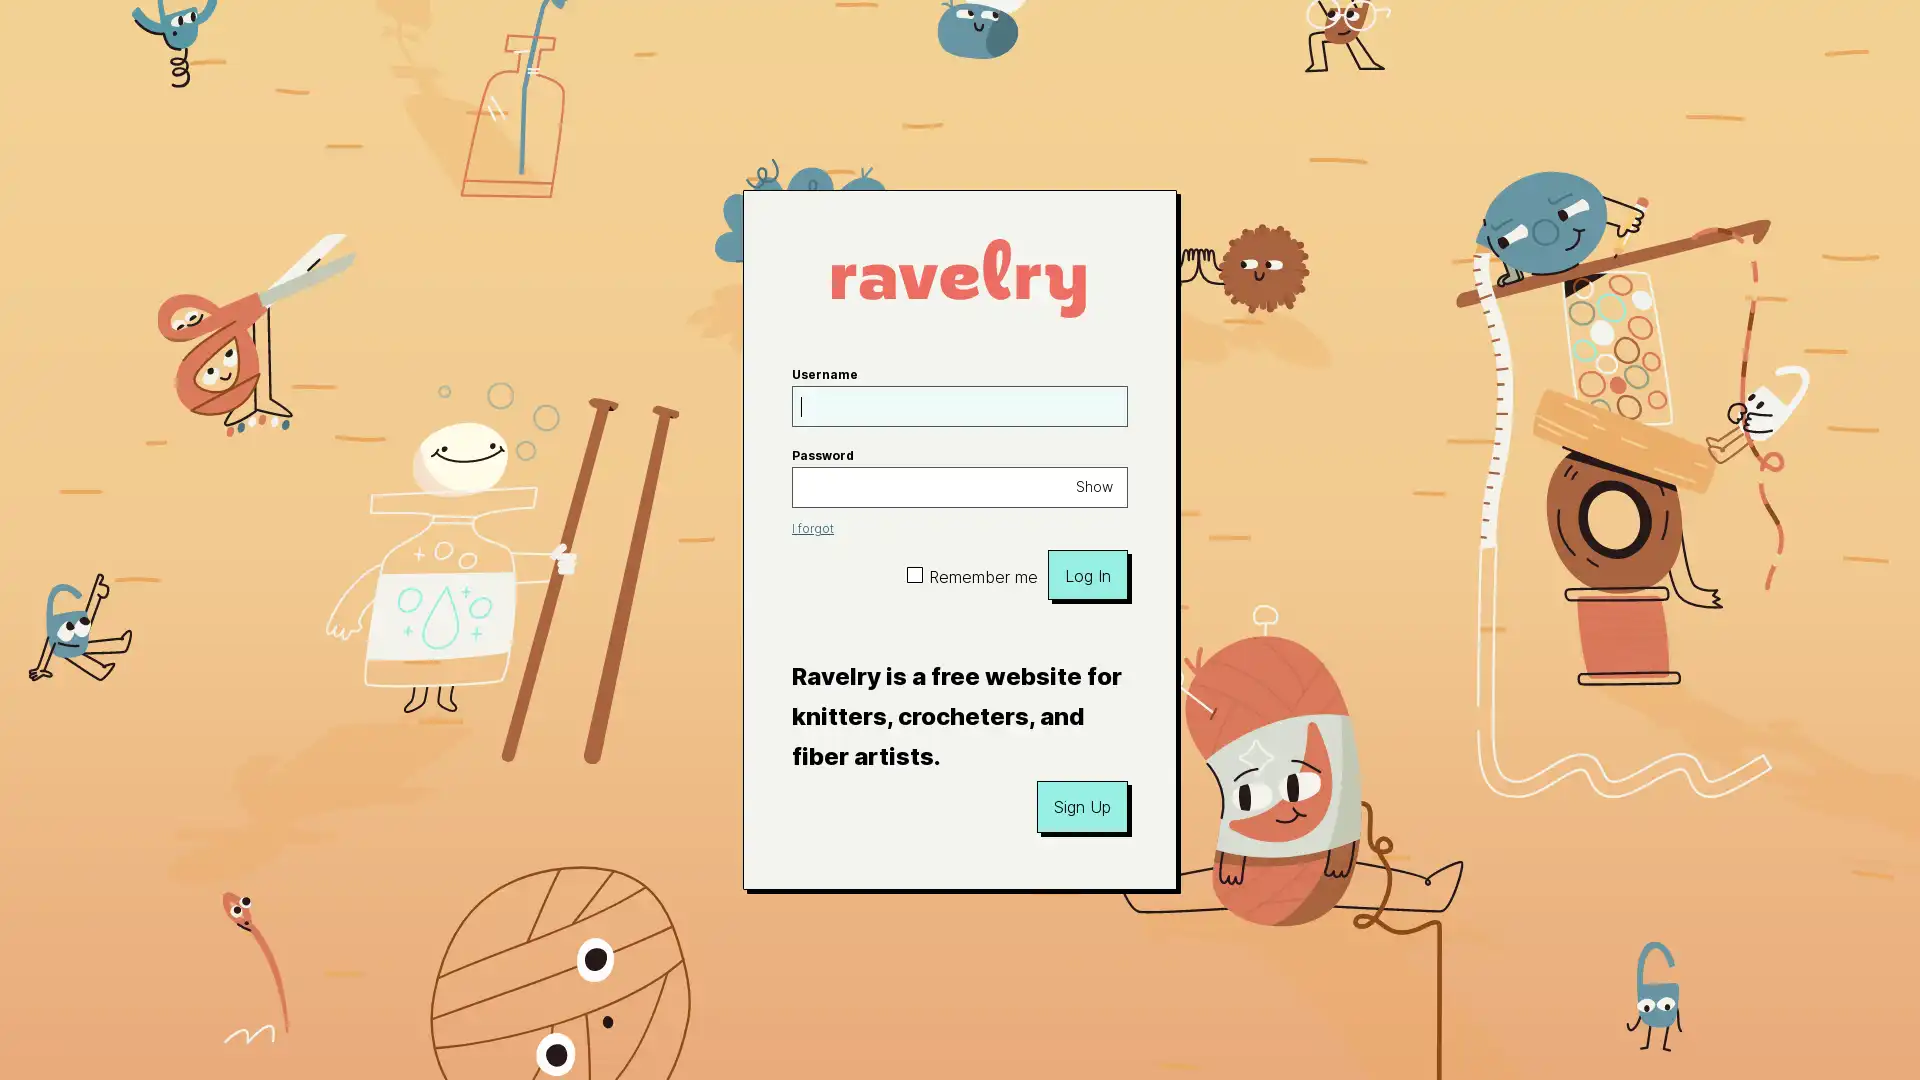 This screenshot has width=1920, height=1080. What do you see at coordinates (1093, 486) in the screenshot?
I see `Show password` at bounding box center [1093, 486].